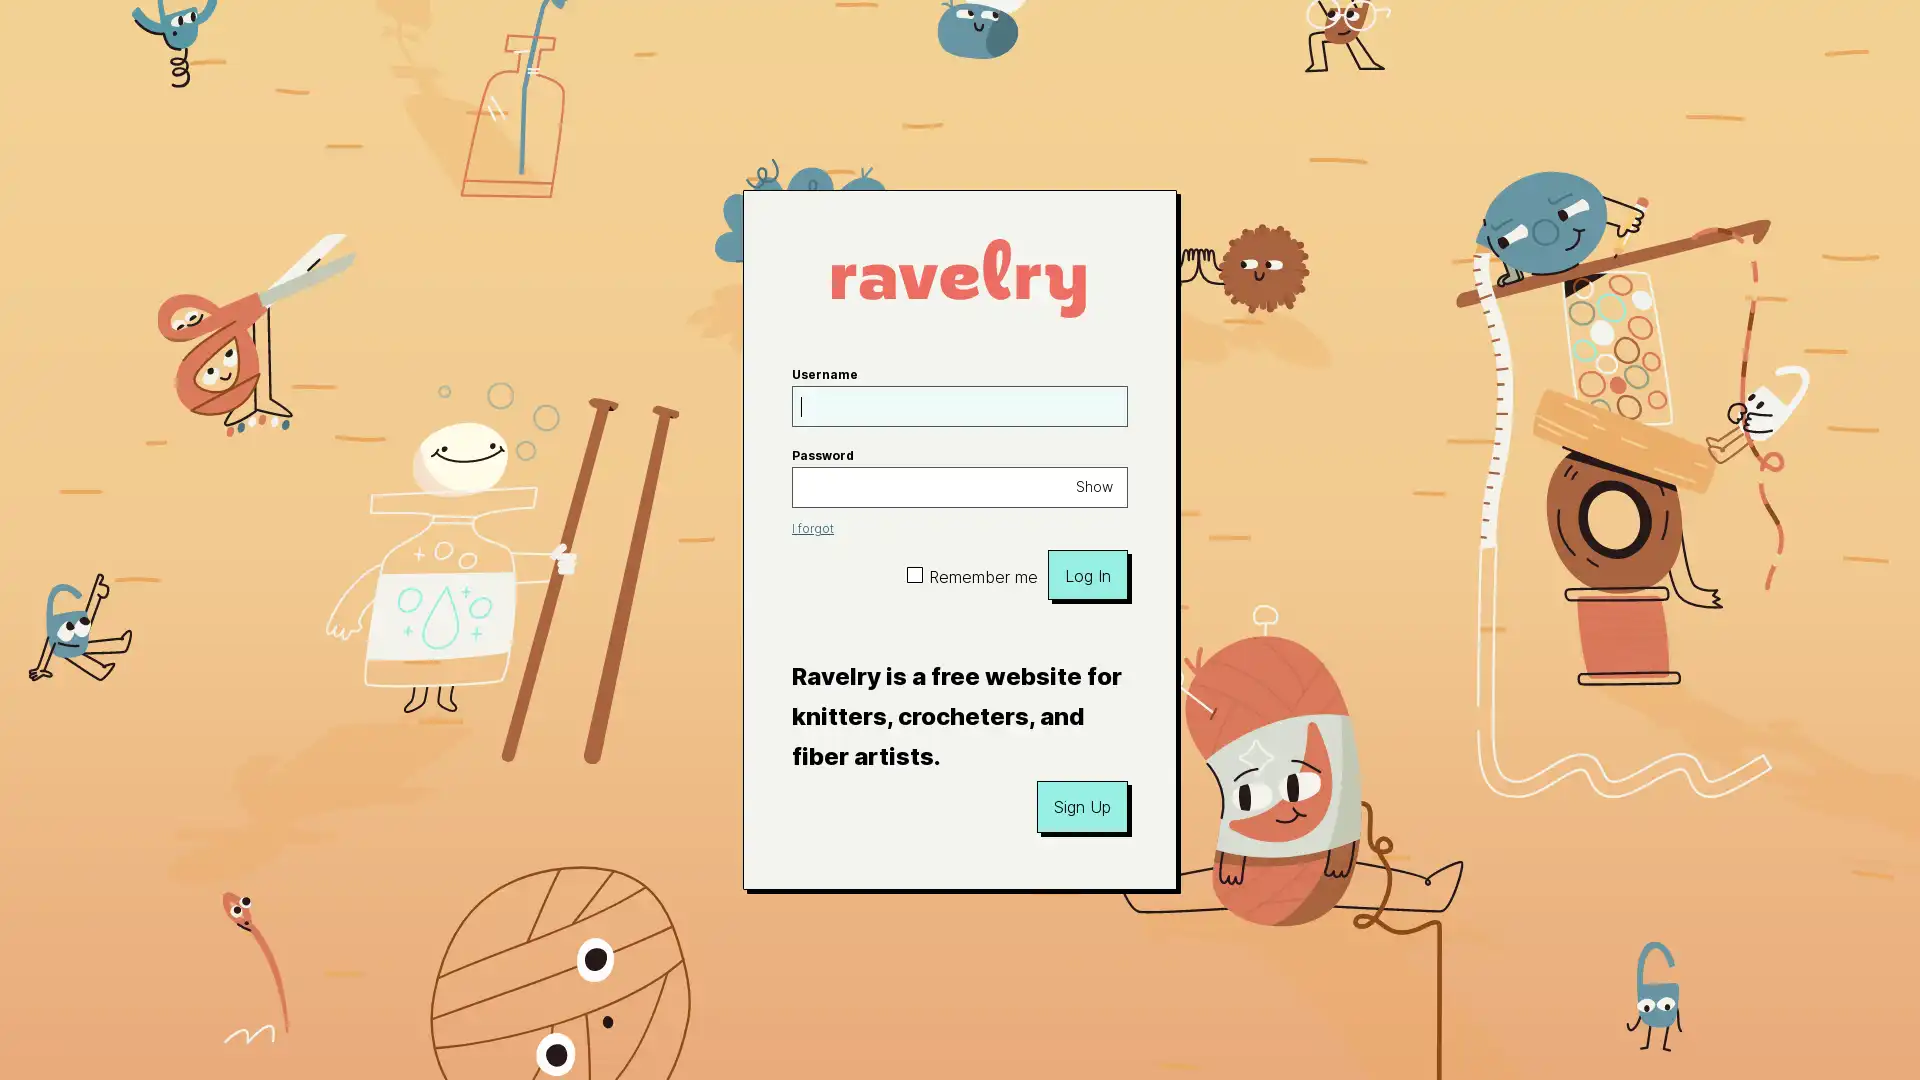 This screenshot has width=1920, height=1080. What do you see at coordinates (1093, 486) in the screenshot?
I see `Show password` at bounding box center [1093, 486].